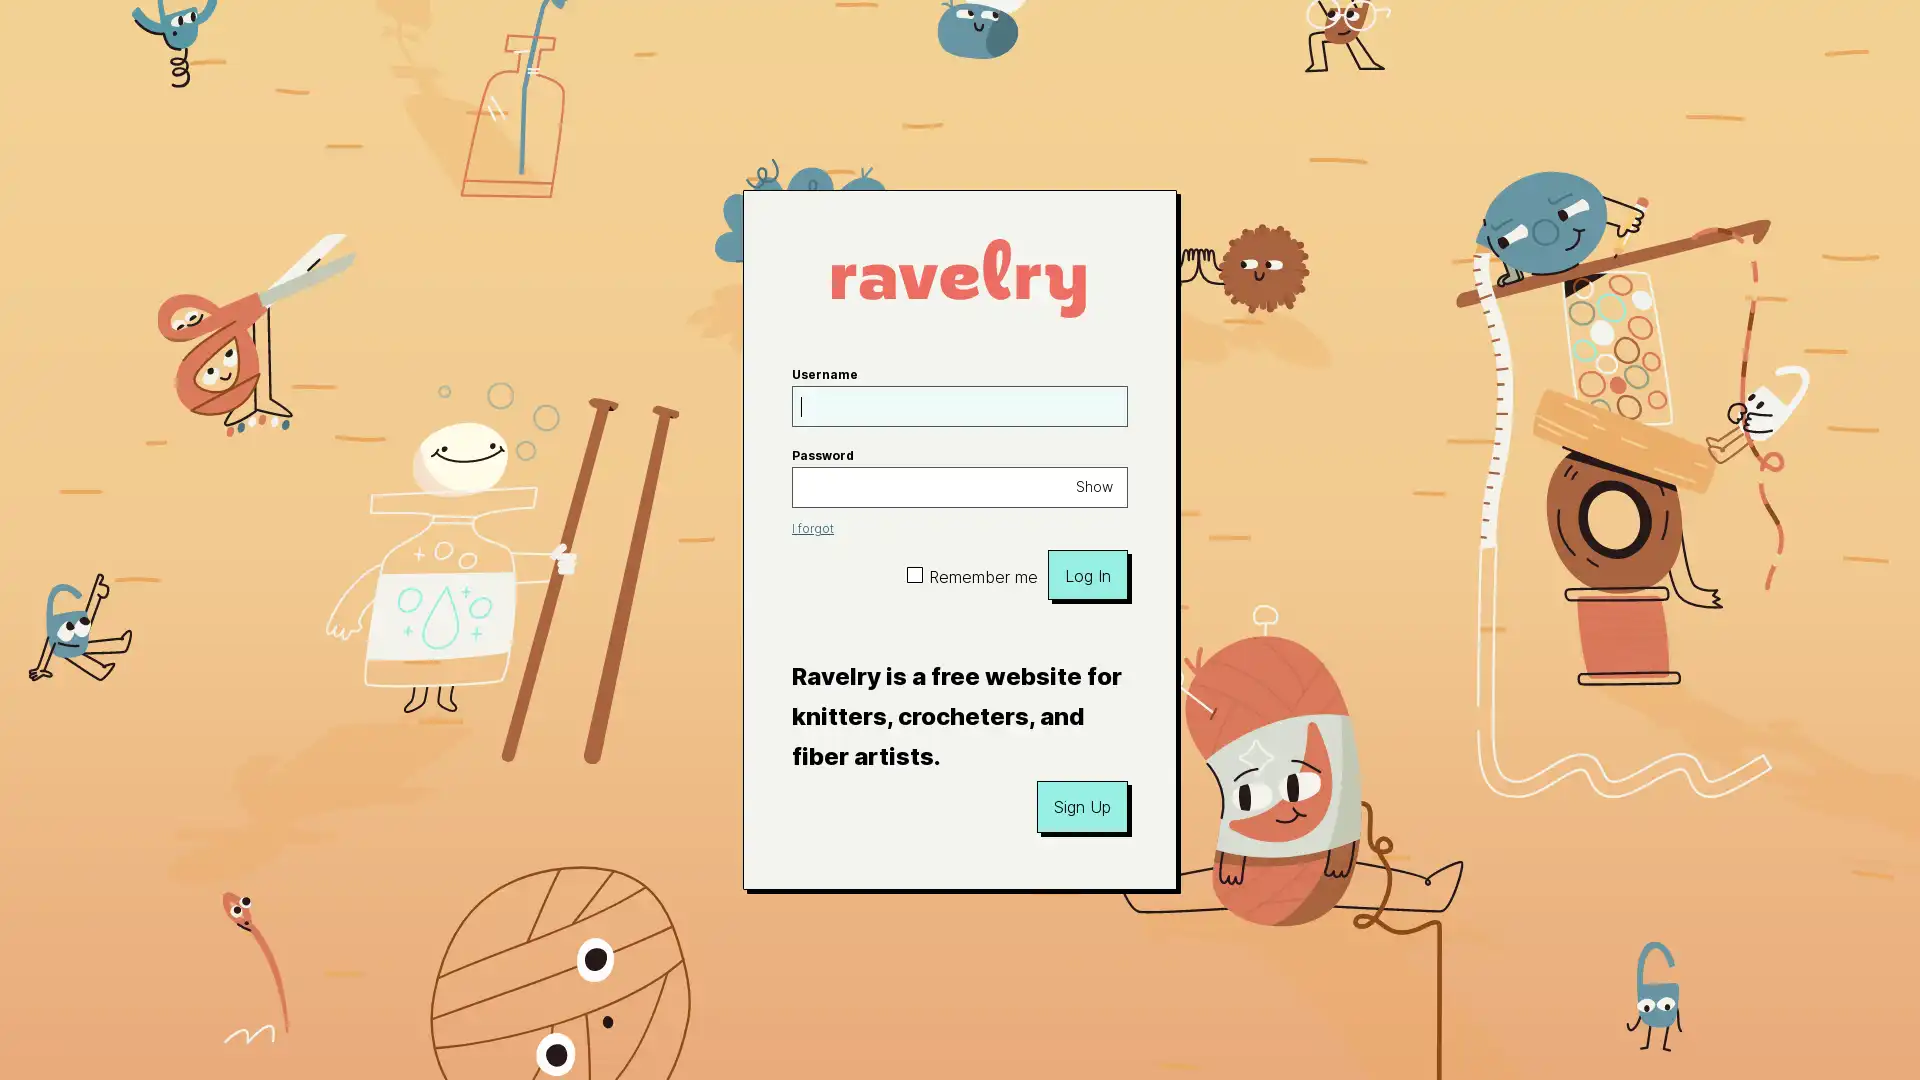 This screenshot has width=1920, height=1080. What do you see at coordinates (1093, 486) in the screenshot?
I see `Show password` at bounding box center [1093, 486].